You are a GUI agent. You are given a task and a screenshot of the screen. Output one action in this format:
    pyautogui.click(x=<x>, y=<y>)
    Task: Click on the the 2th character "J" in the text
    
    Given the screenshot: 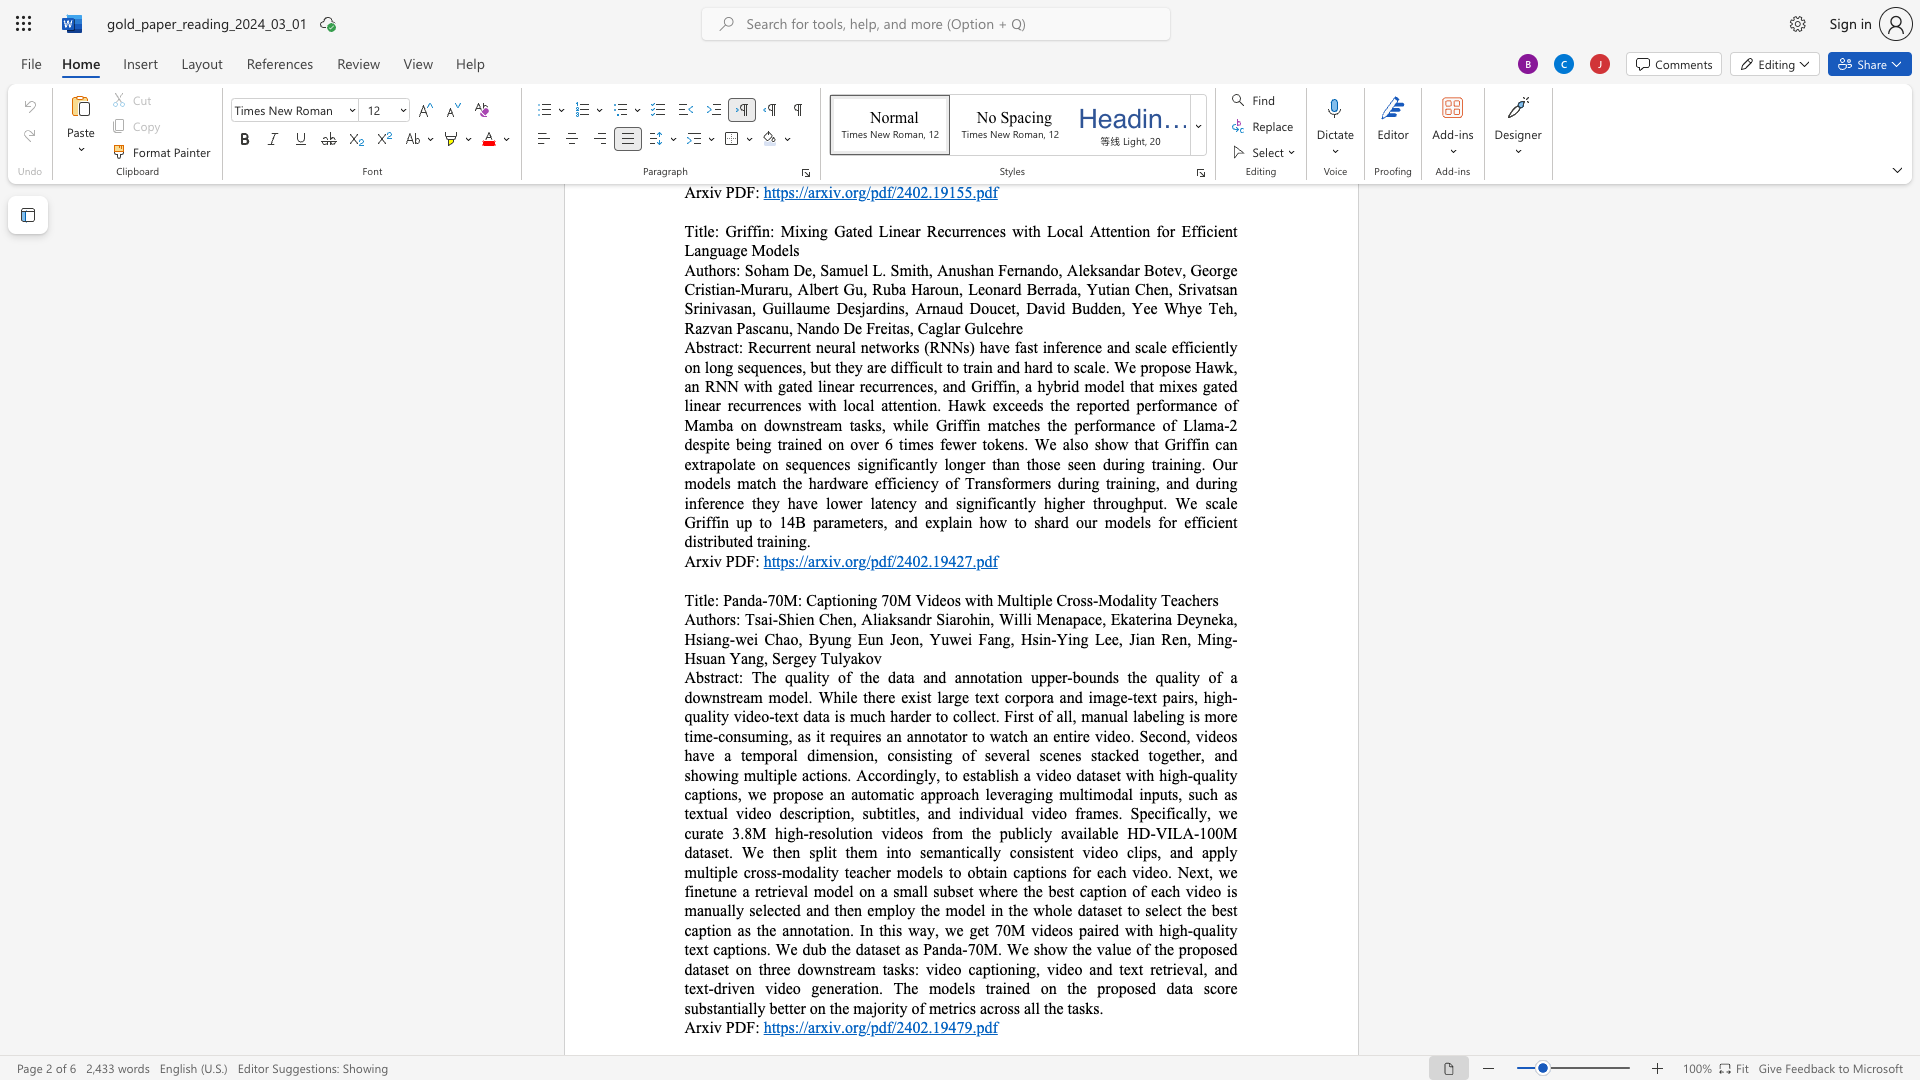 What is the action you would take?
    pyautogui.click(x=1132, y=639)
    